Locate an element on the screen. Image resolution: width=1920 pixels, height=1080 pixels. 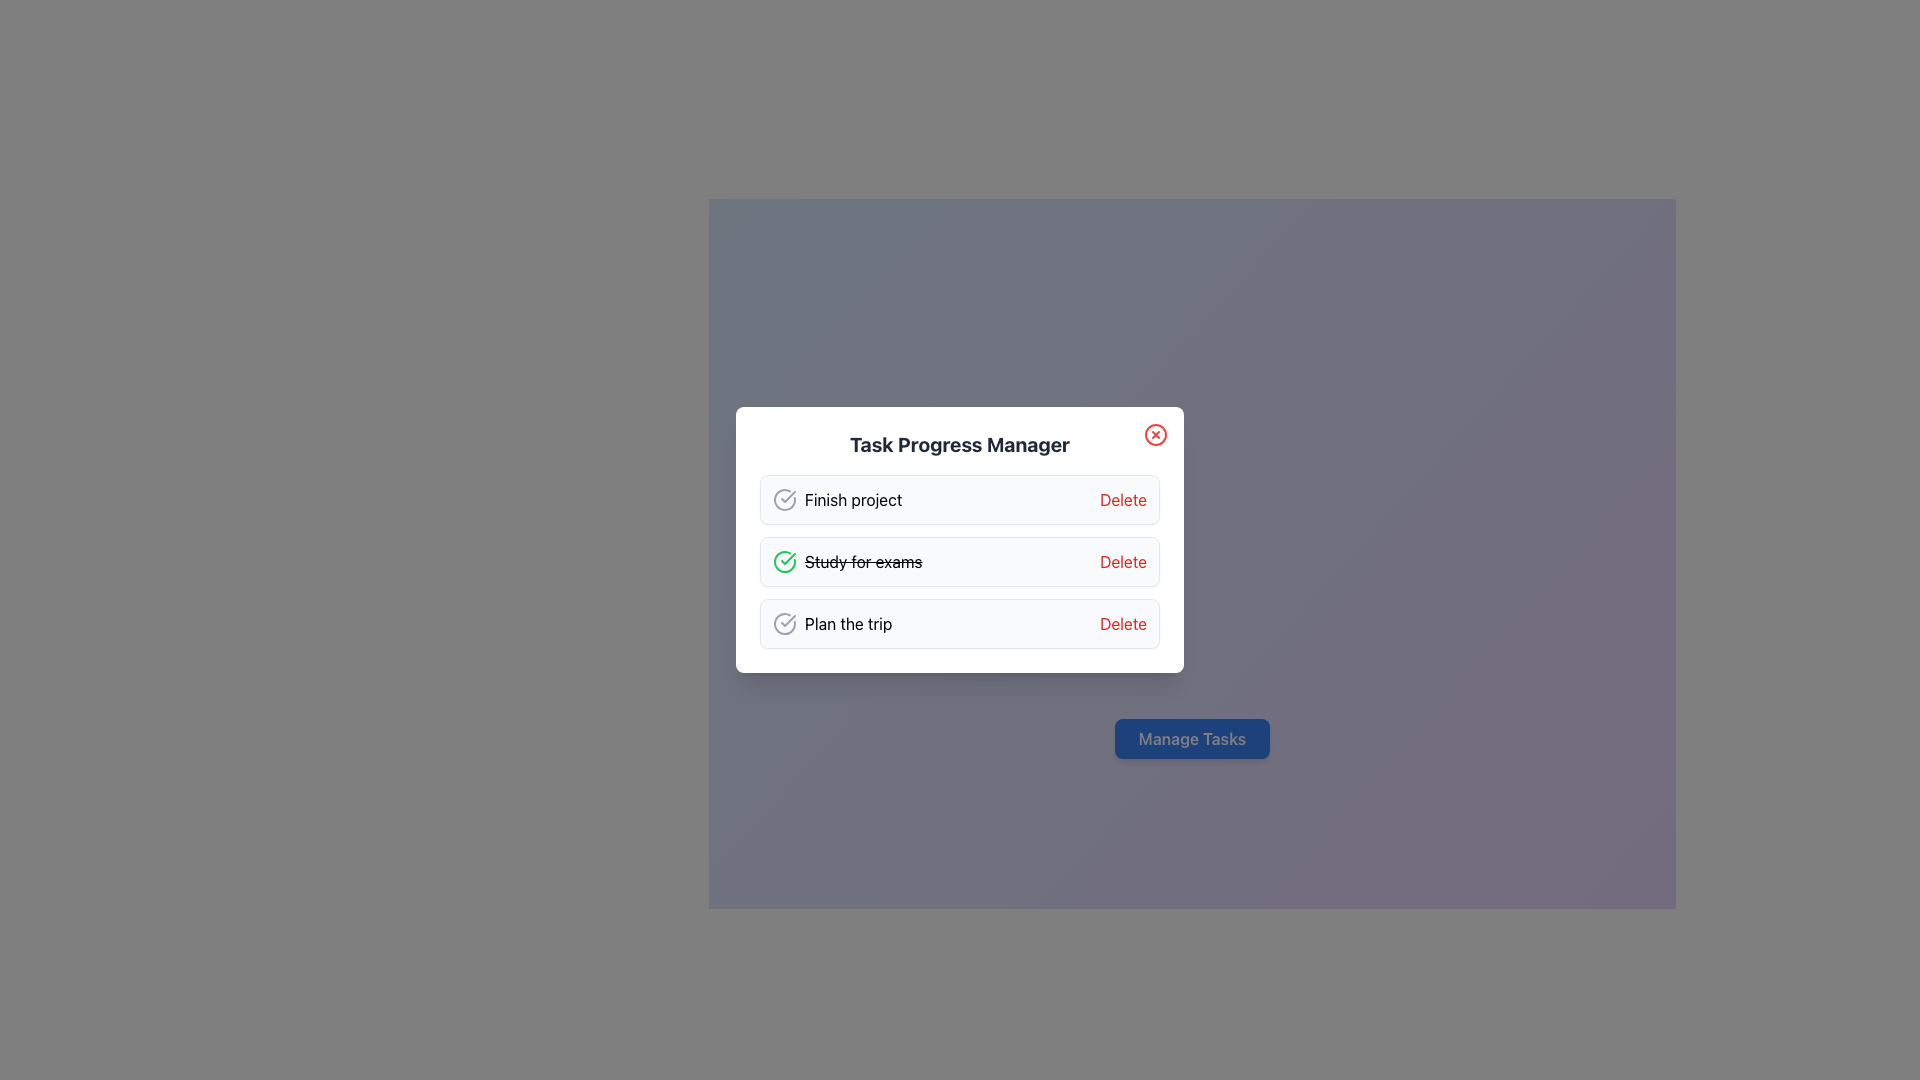
text label that says 'Study for exams', which is styled with a line-through effect and is the second item in the task list of the 'Task Progress Manager' dialog box is located at coordinates (863, 562).